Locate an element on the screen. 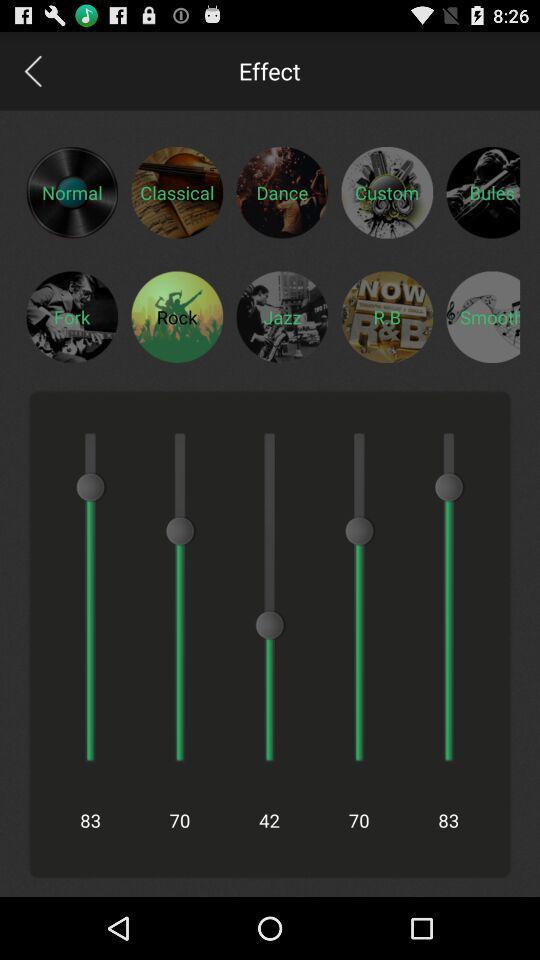 This screenshot has width=540, height=960. go back is located at coordinates (31, 70).